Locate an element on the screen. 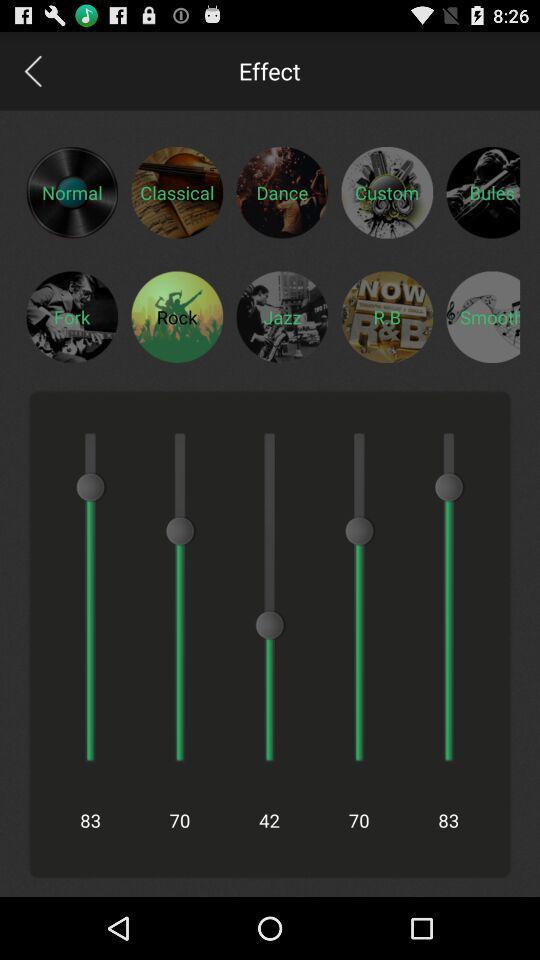 This screenshot has width=540, height=960. go back is located at coordinates (31, 70).